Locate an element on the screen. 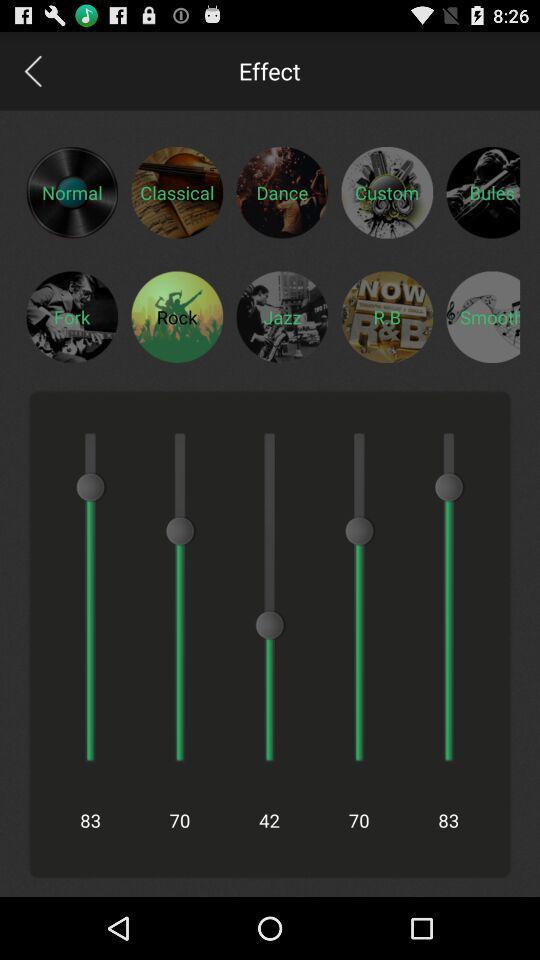 This screenshot has width=540, height=960. go back is located at coordinates (31, 70).